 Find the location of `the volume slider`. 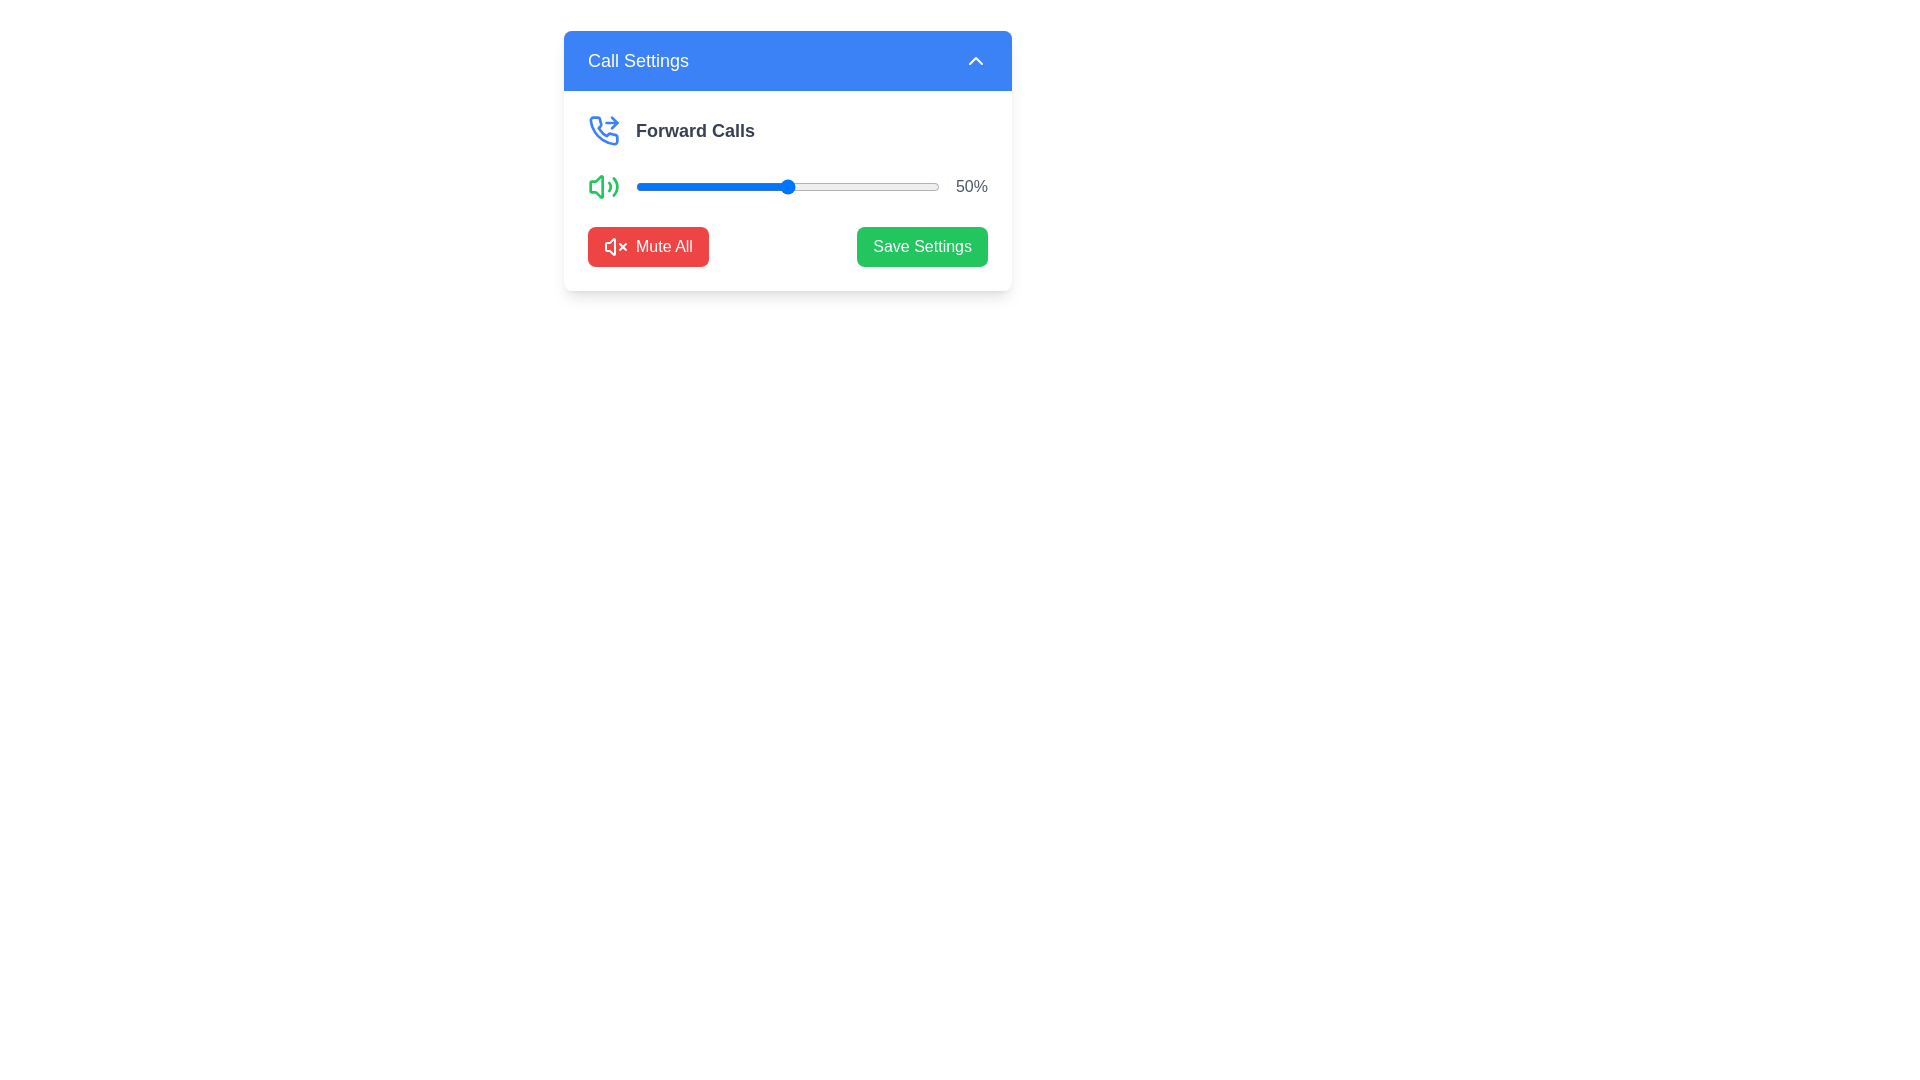

the volume slider is located at coordinates (753, 186).